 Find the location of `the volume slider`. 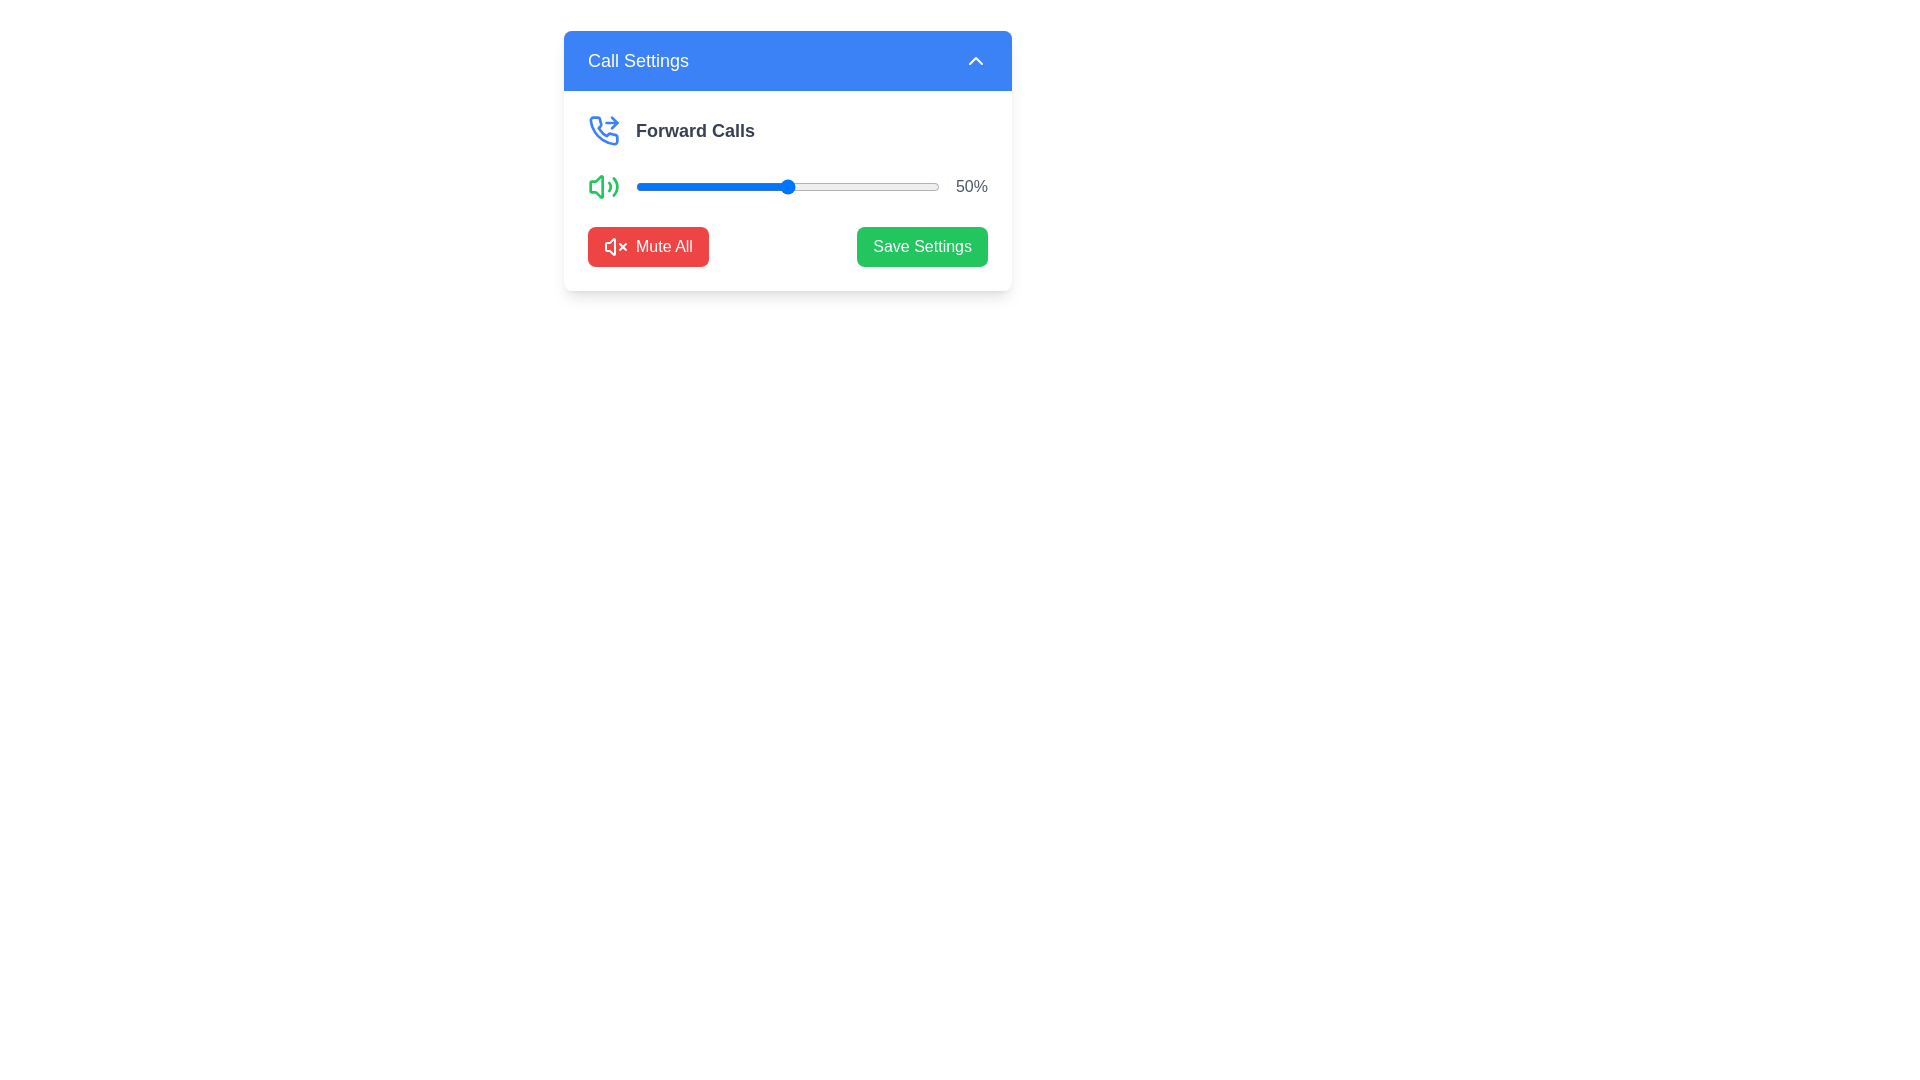

the volume slider is located at coordinates (753, 186).